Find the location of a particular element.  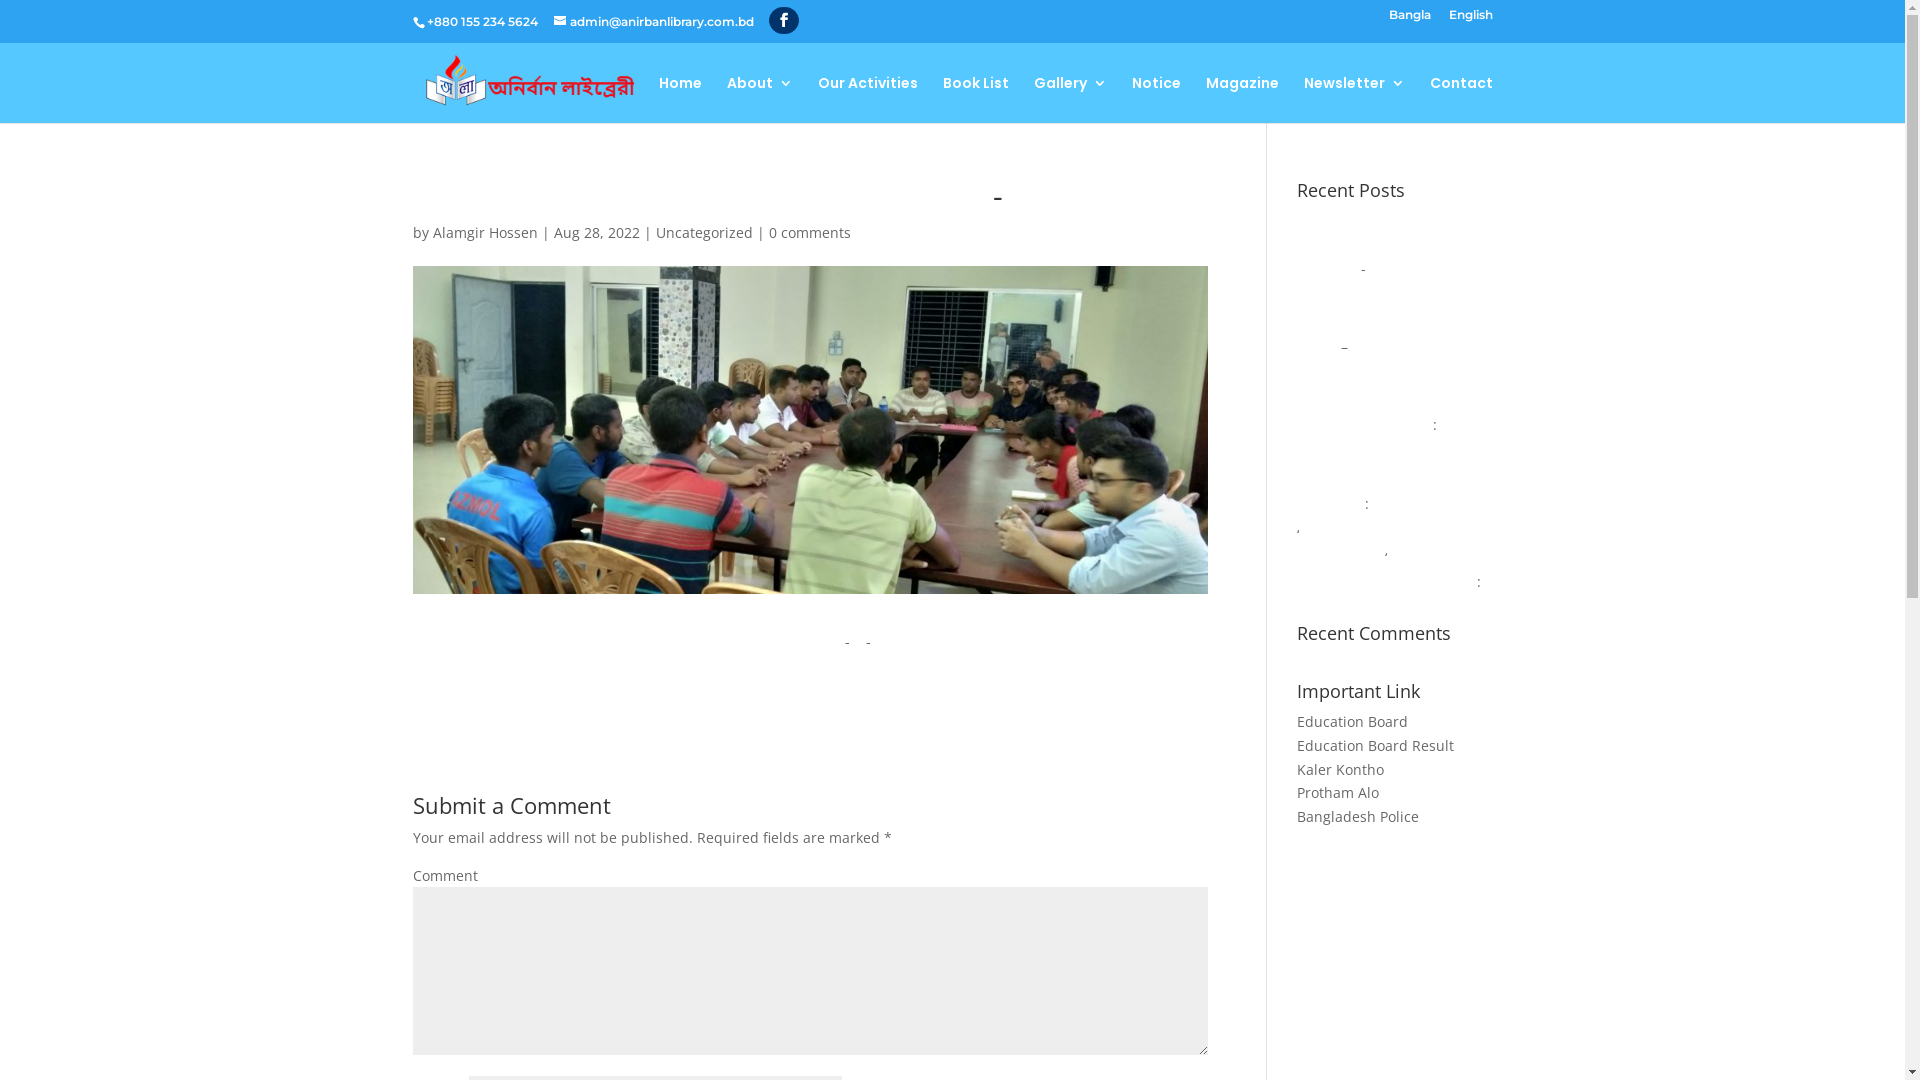

'About' is located at coordinates (757, 99).